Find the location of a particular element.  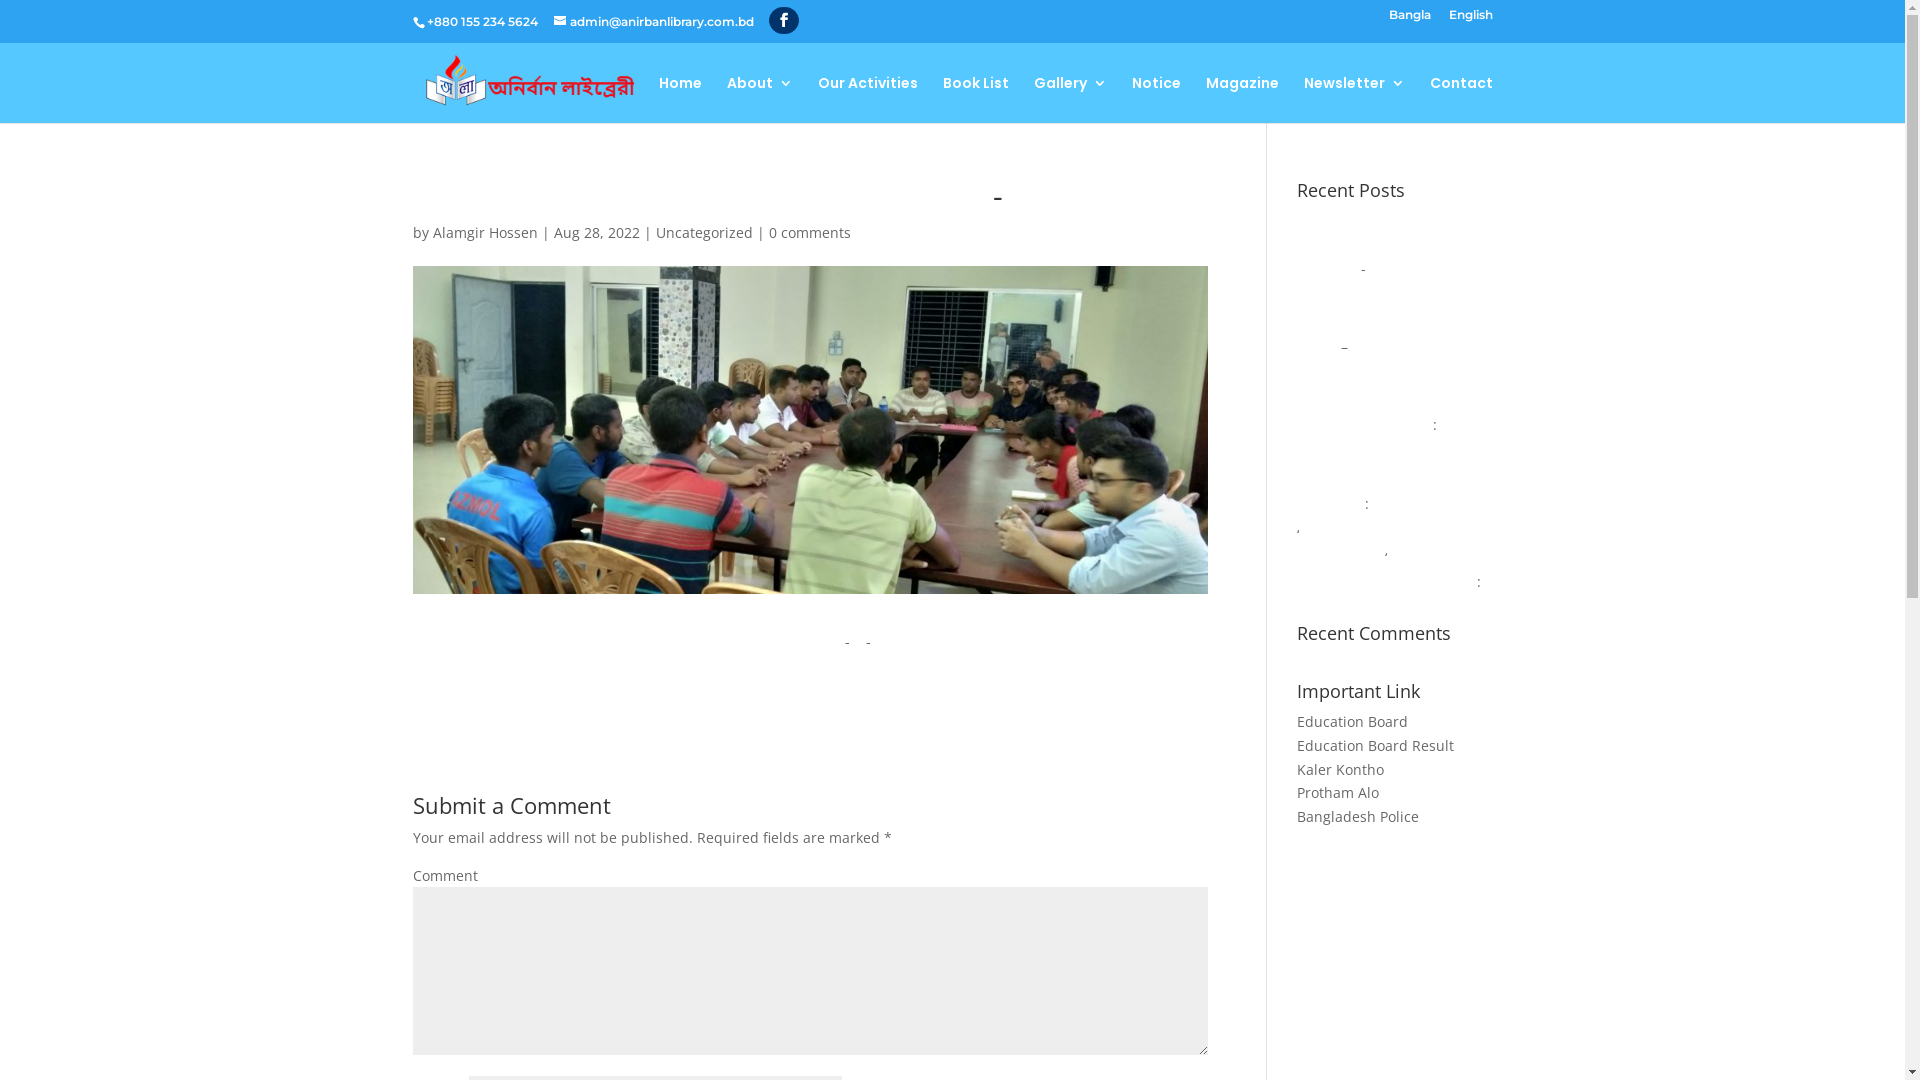

'About' is located at coordinates (757, 99).